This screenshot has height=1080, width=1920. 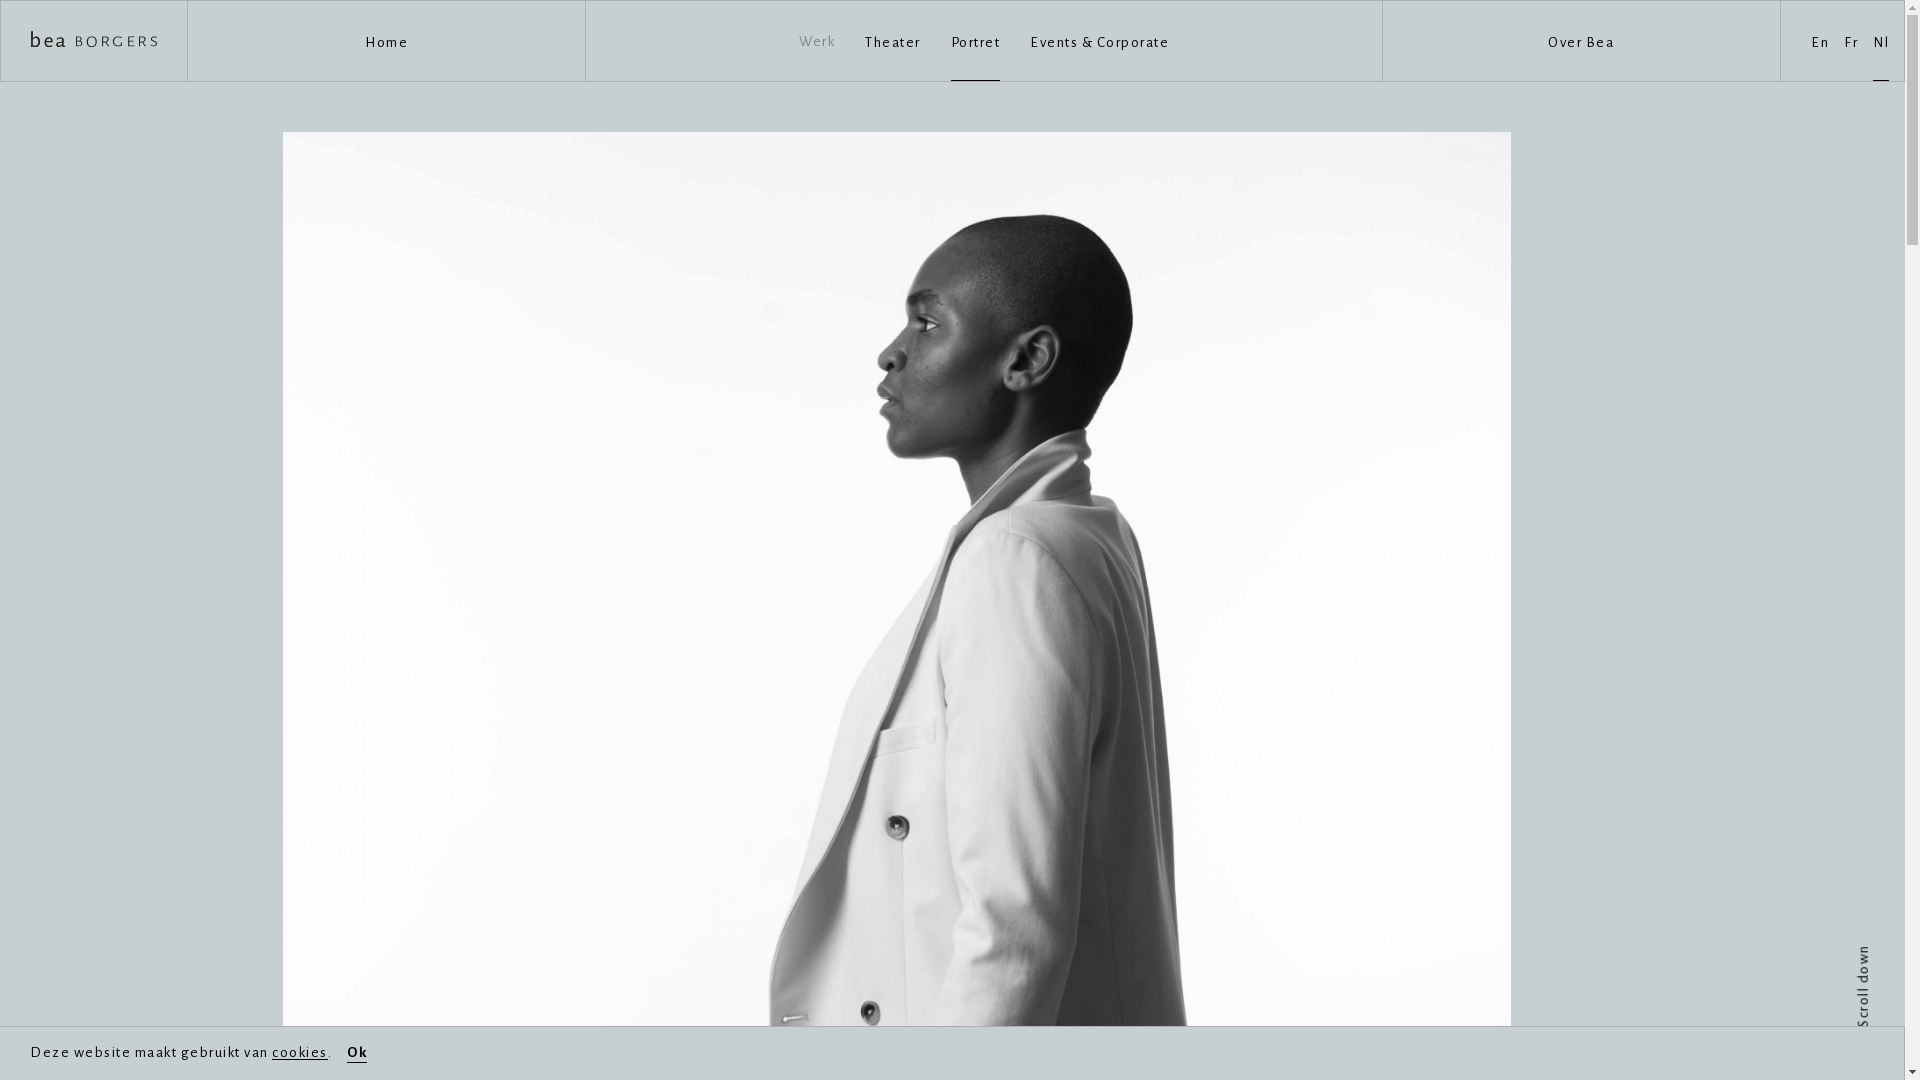 What do you see at coordinates (346, 1052) in the screenshot?
I see `'Ok'` at bounding box center [346, 1052].